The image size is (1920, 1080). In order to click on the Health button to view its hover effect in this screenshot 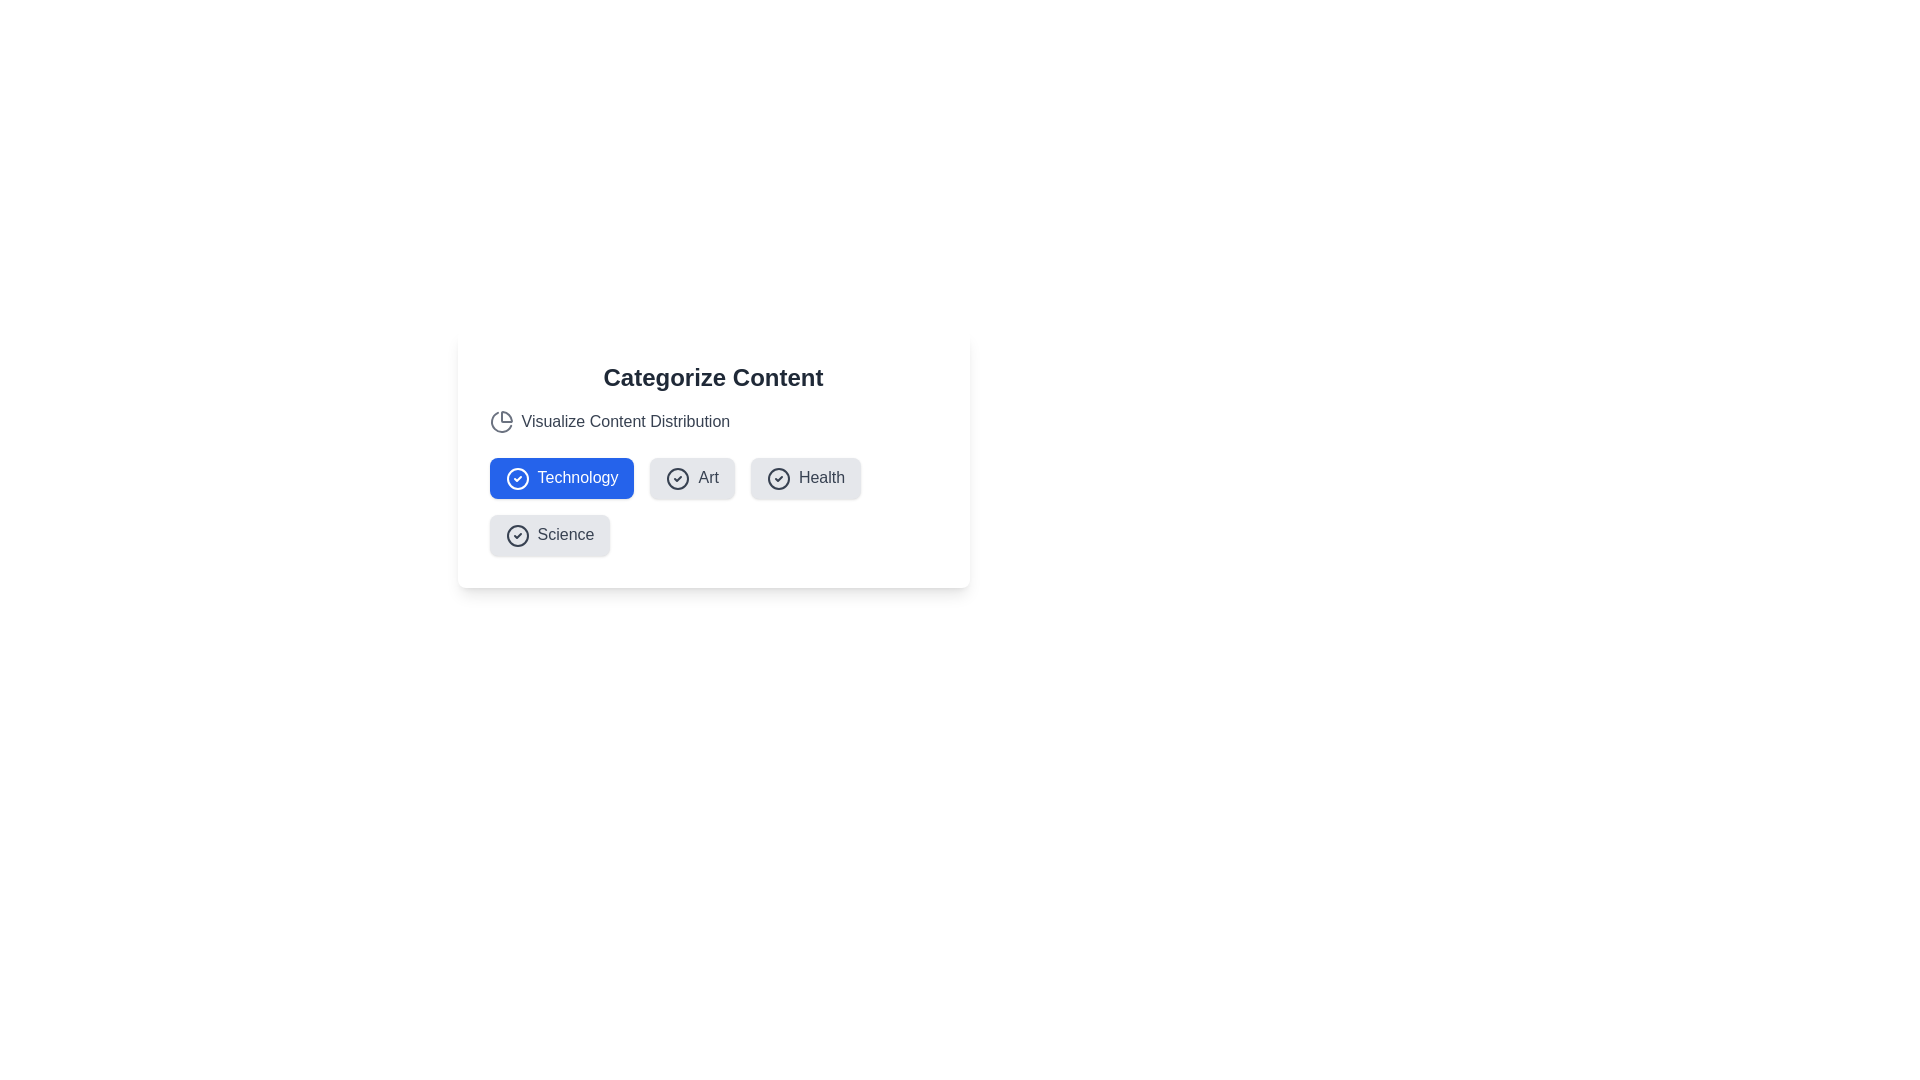, I will do `click(806, 478)`.